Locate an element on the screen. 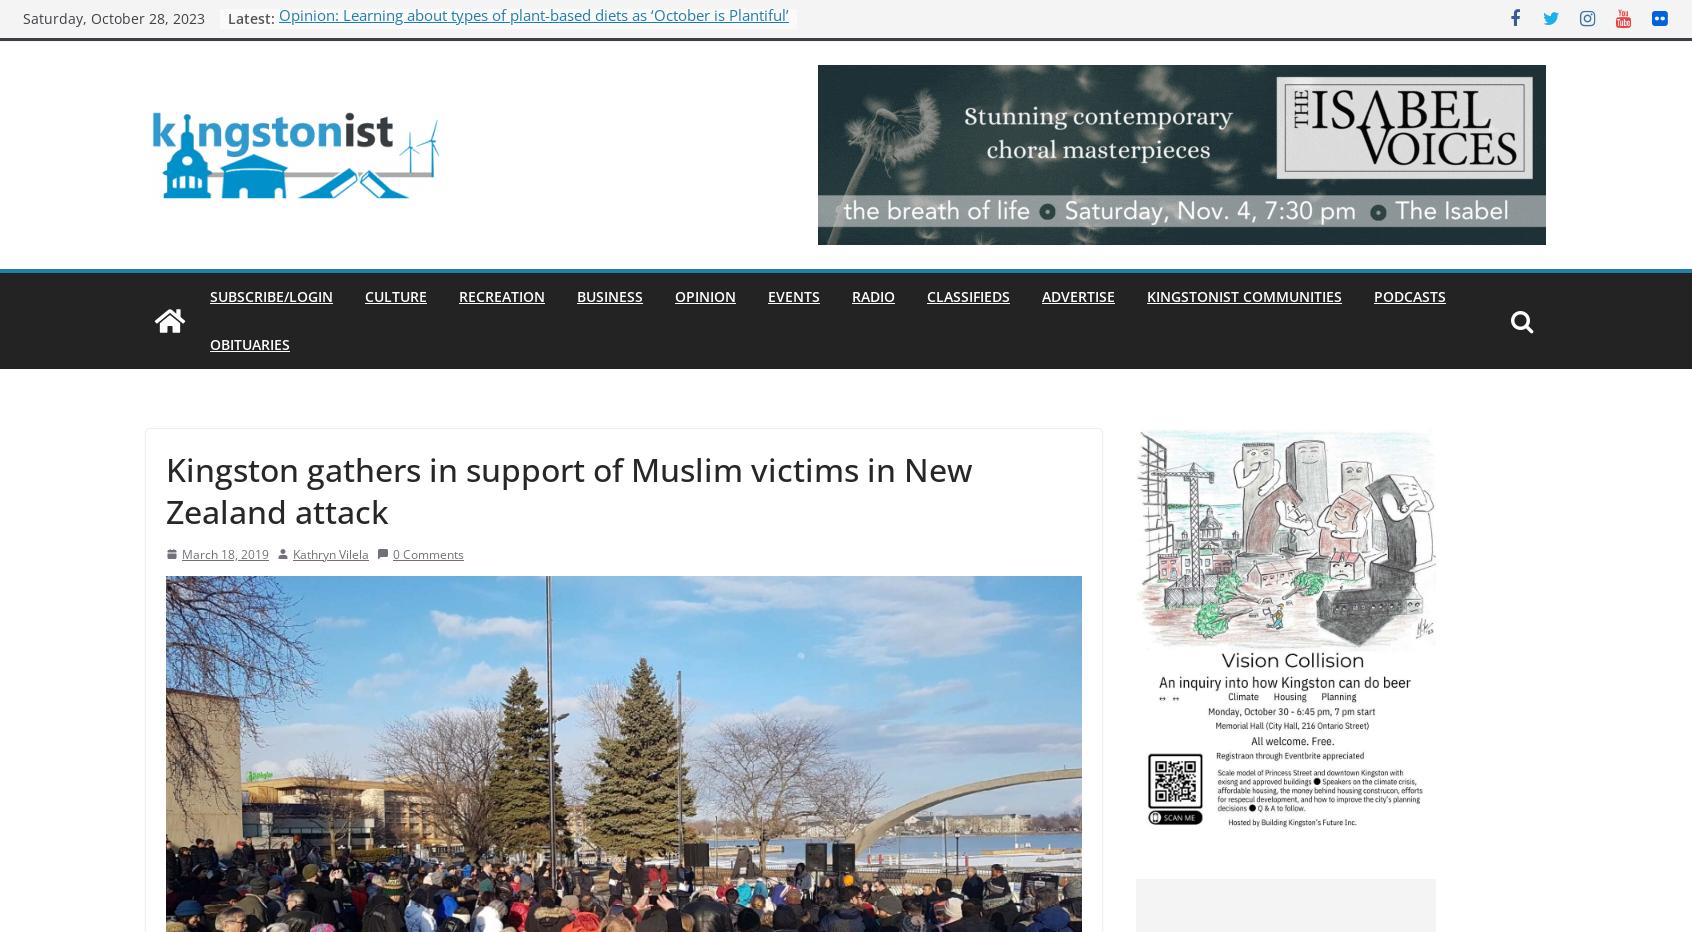 The image size is (1692, 932). 'Podcasts' is located at coordinates (1409, 296).